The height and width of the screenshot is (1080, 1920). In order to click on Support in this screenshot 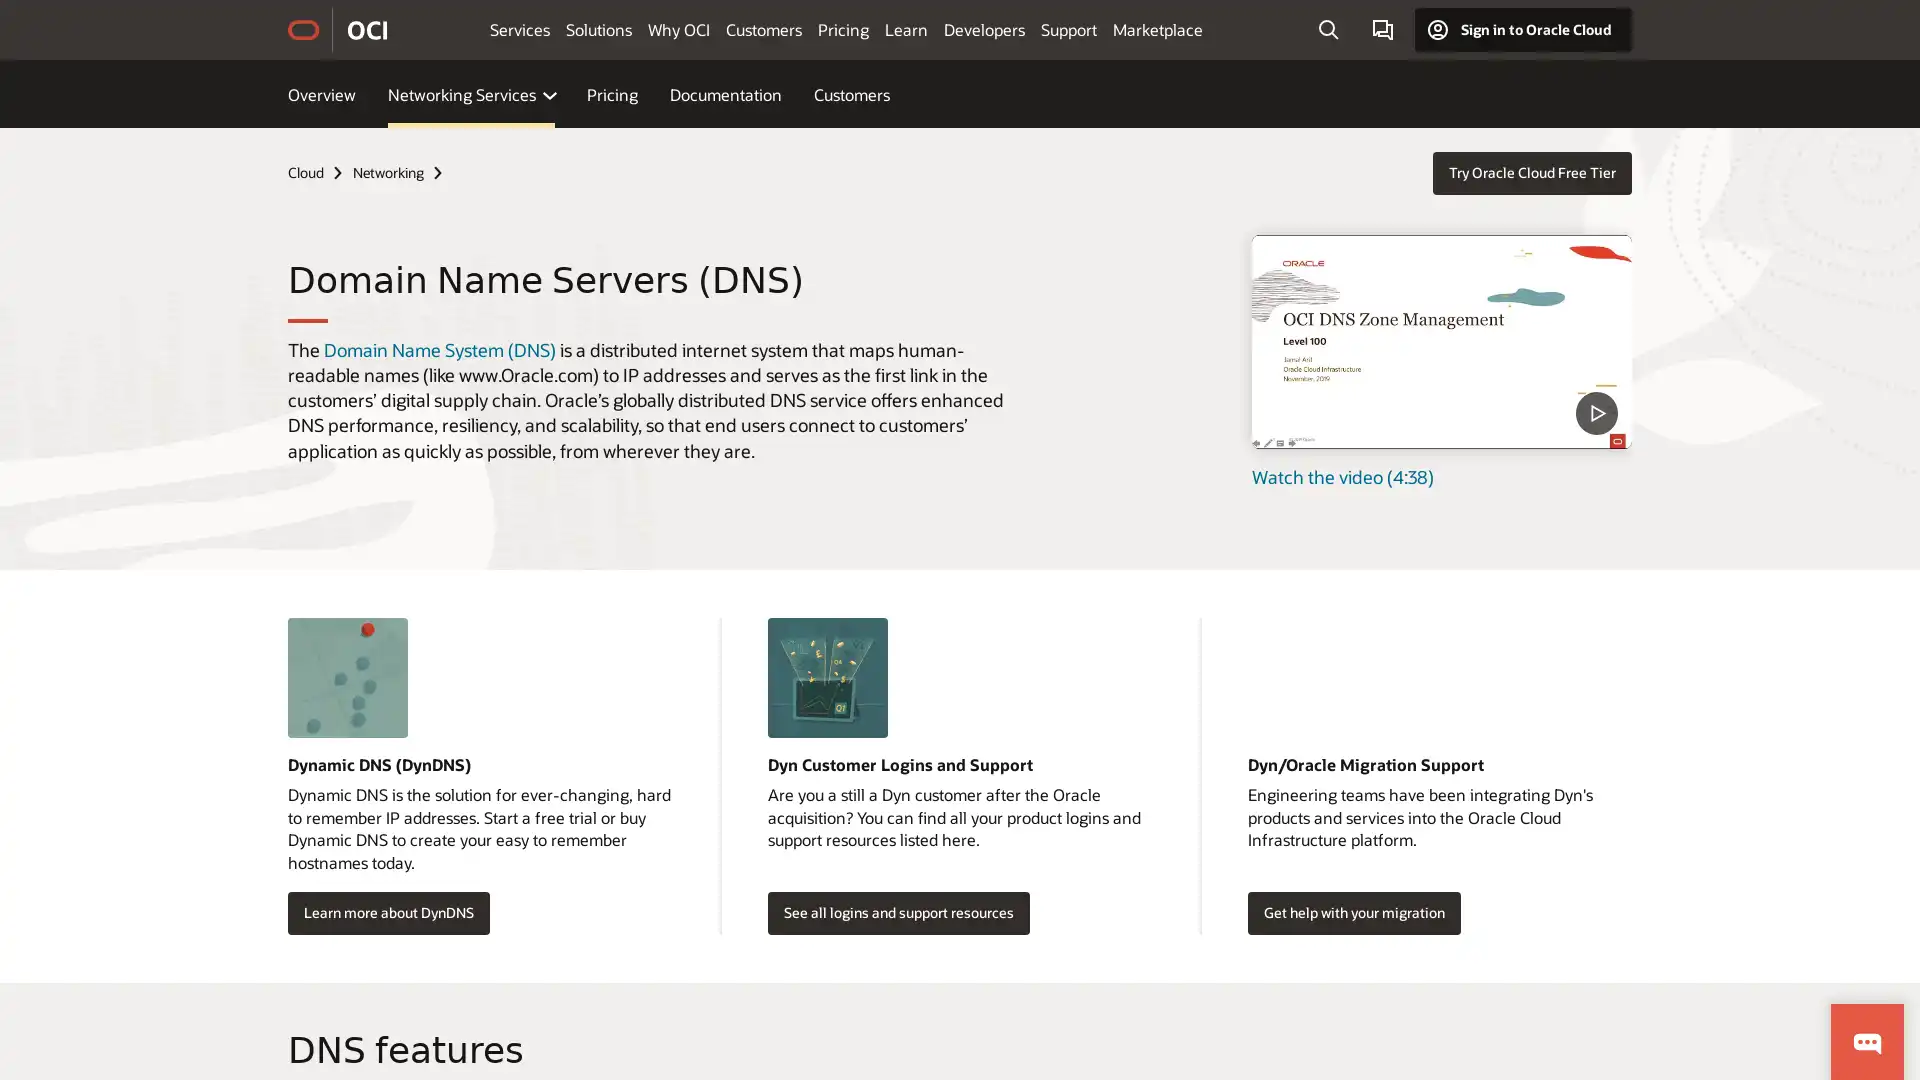, I will do `click(1068, 29)`.